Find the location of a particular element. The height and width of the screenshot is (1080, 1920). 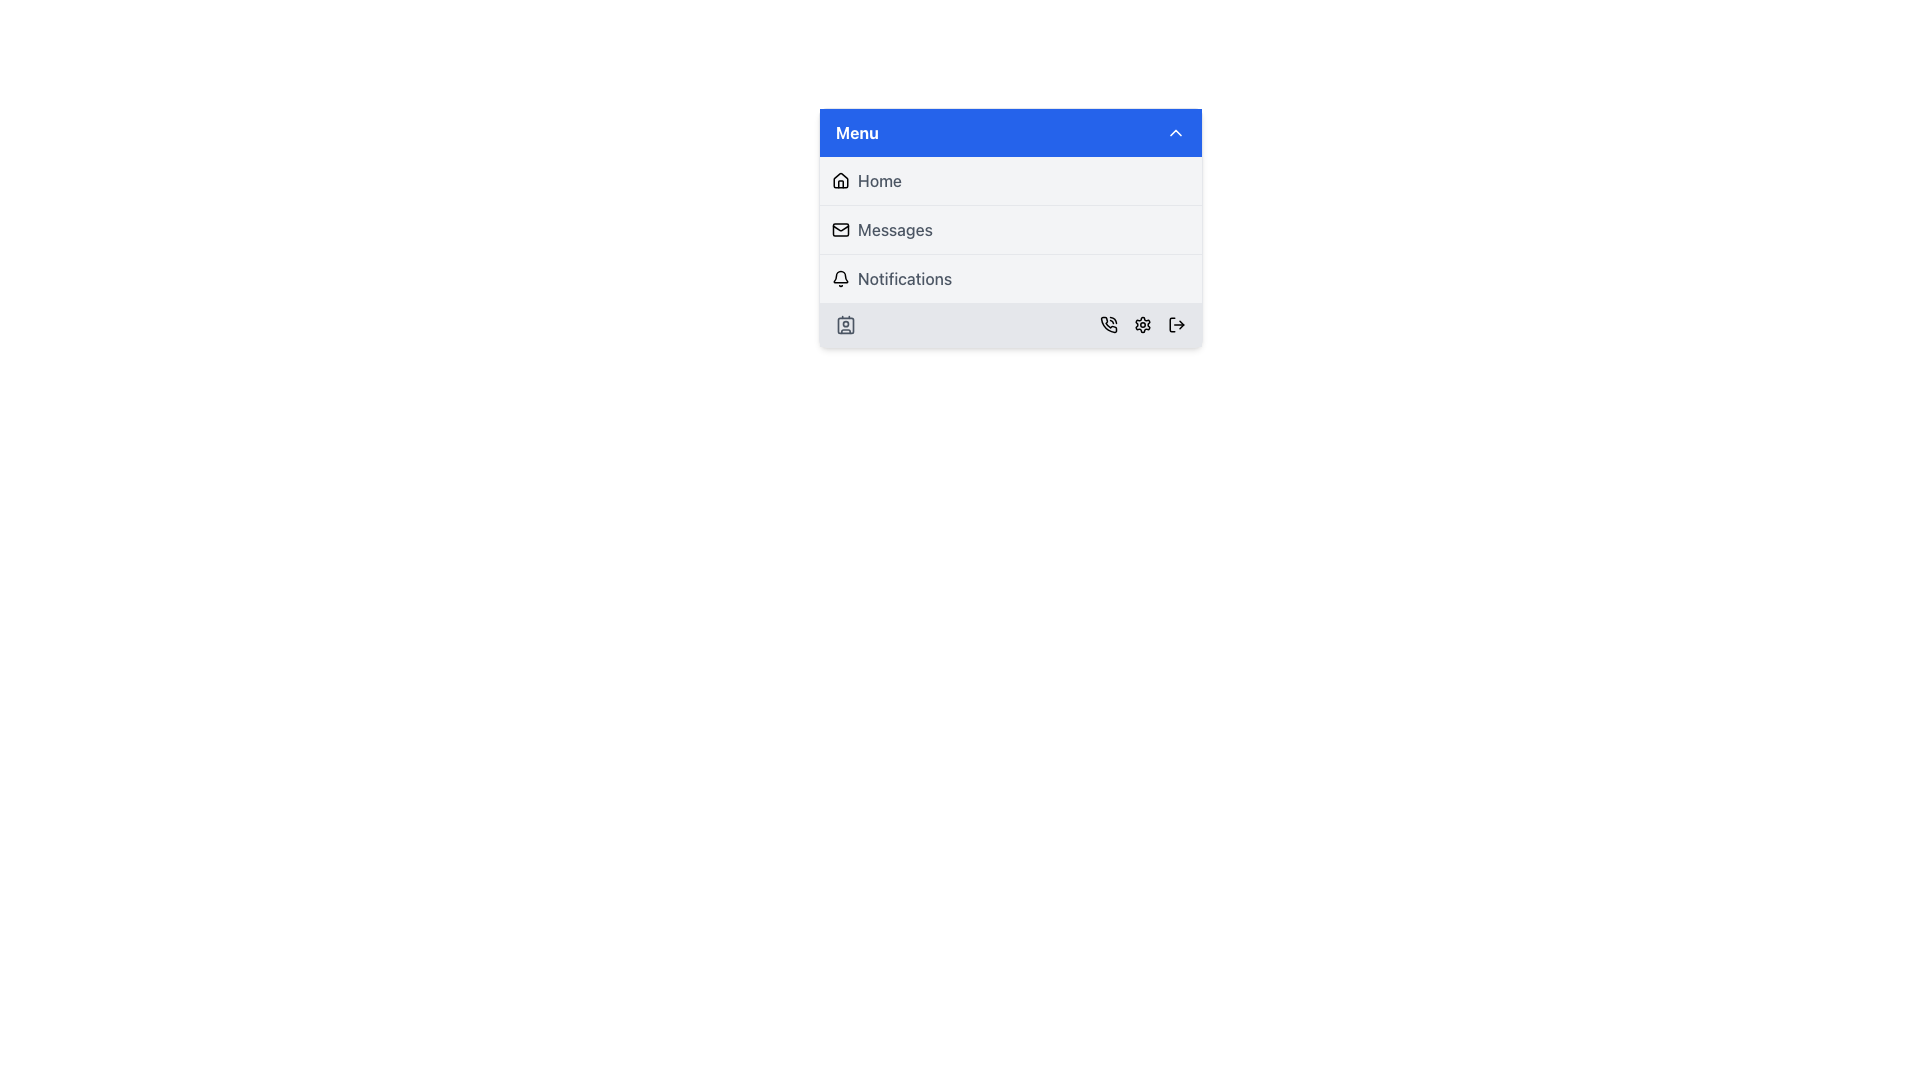

the small rectangular Box with rounded corners located at the bottom of the menu, which is the first element on the left in its row is located at coordinates (845, 323).